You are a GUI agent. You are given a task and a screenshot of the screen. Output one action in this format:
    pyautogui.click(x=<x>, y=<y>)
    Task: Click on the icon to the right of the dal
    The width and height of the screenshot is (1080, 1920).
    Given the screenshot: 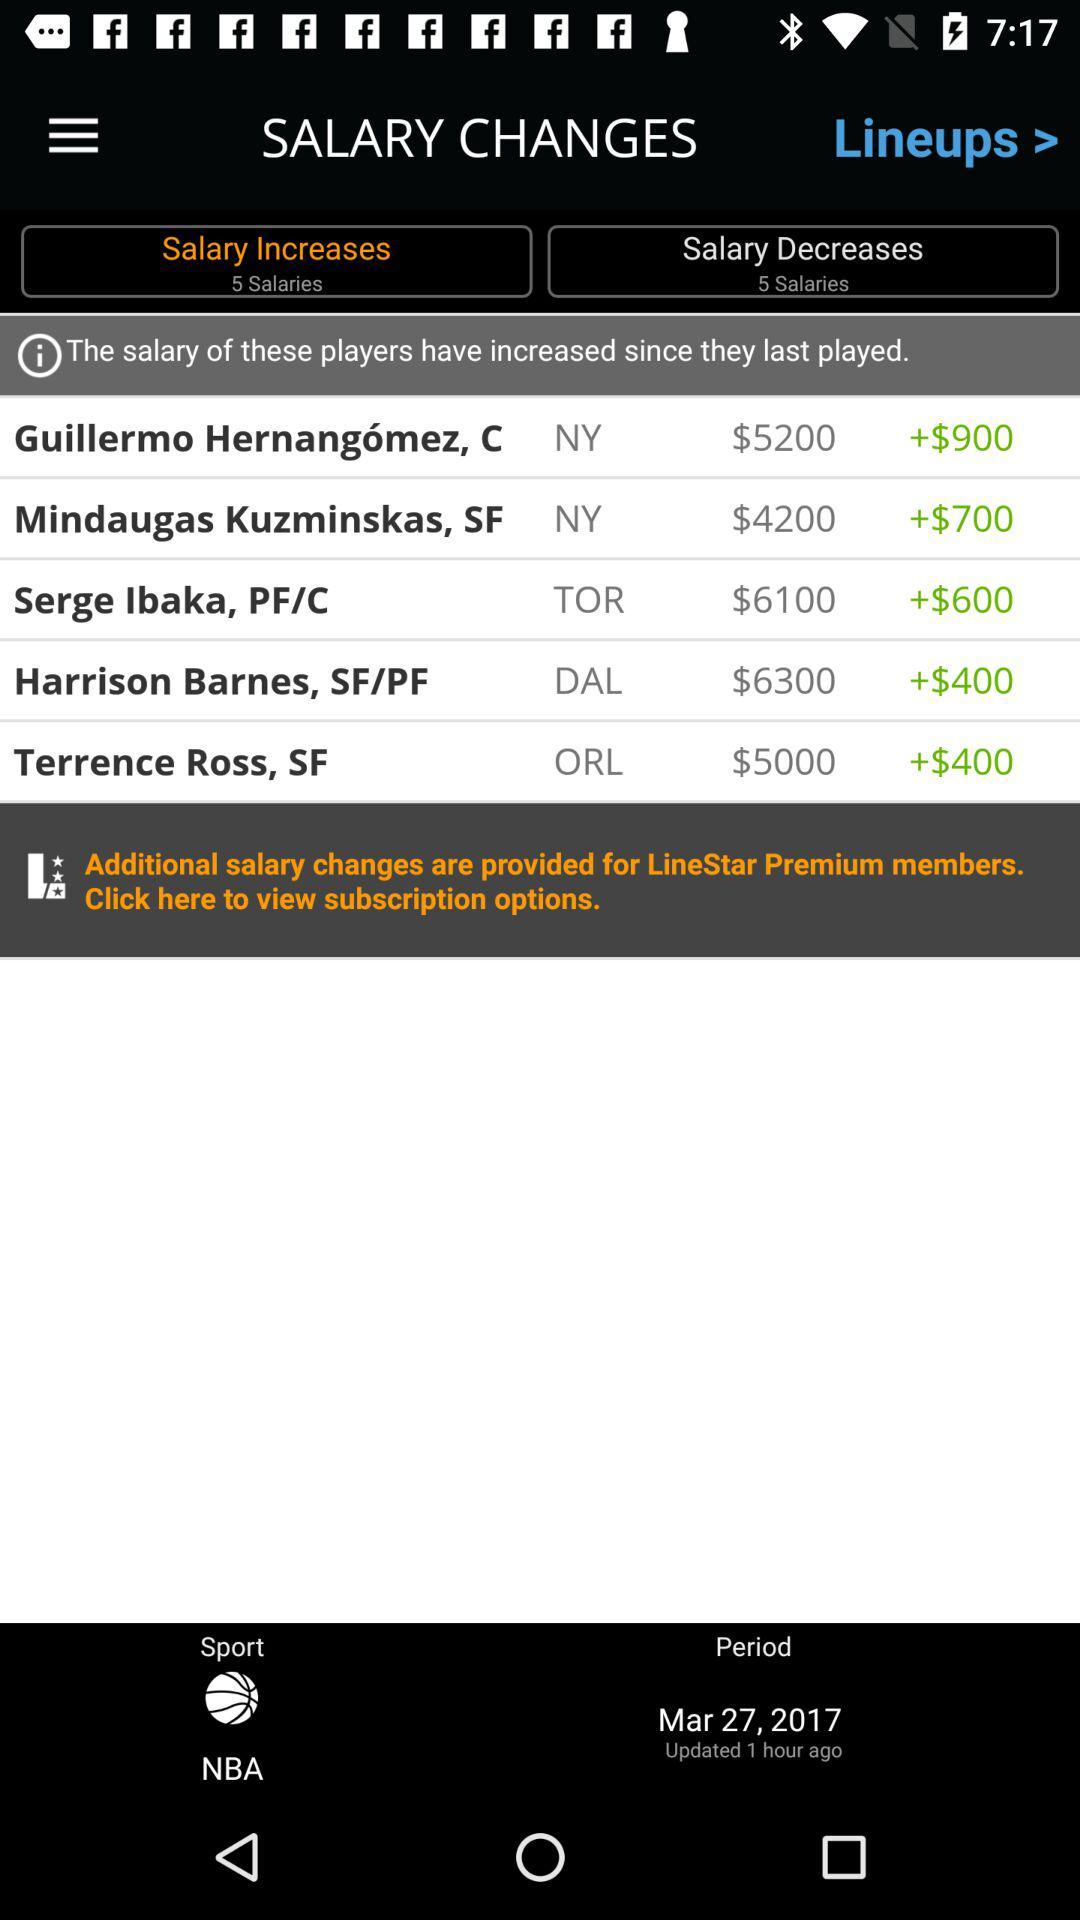 What is the action you would take?
    pyautogui.click(x=808, y=679)
    